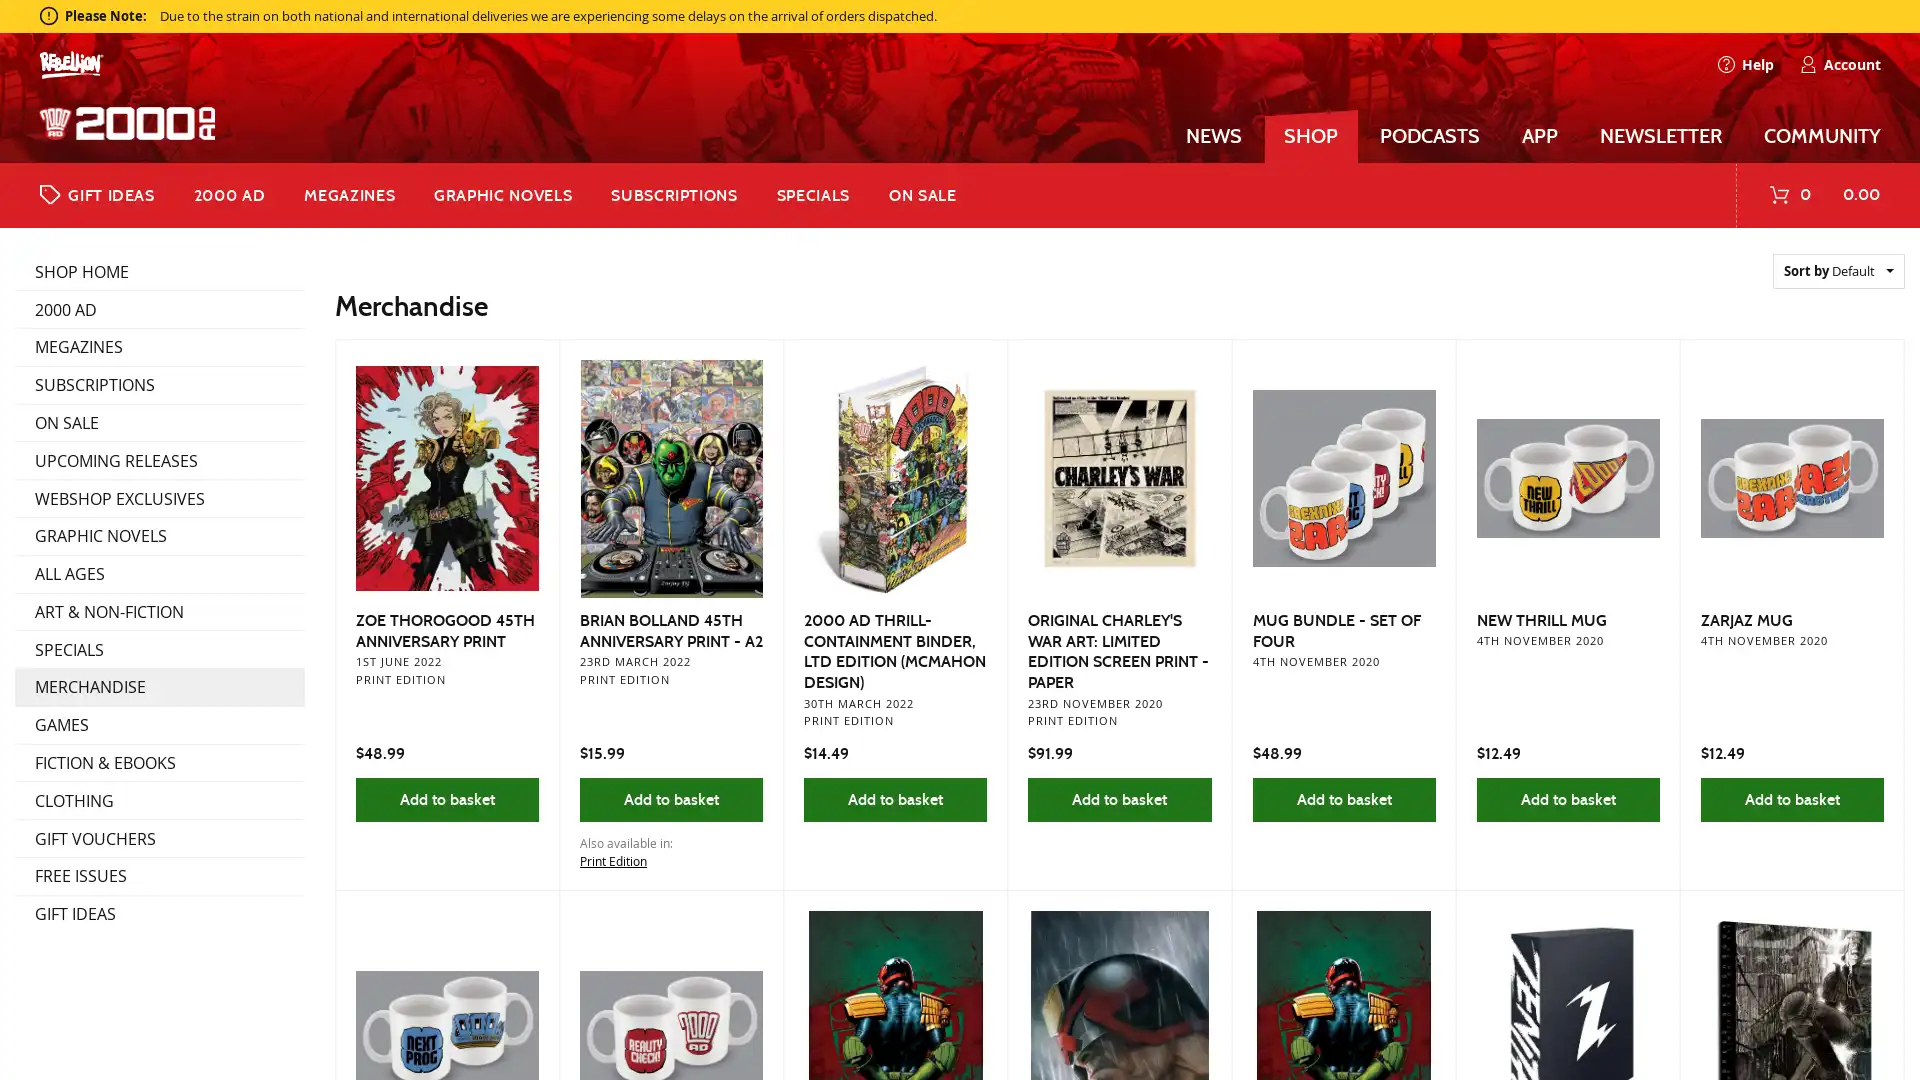 This screenshot has width=1920, height=1080. I want to click on Add to basket, so click(1343, 798).